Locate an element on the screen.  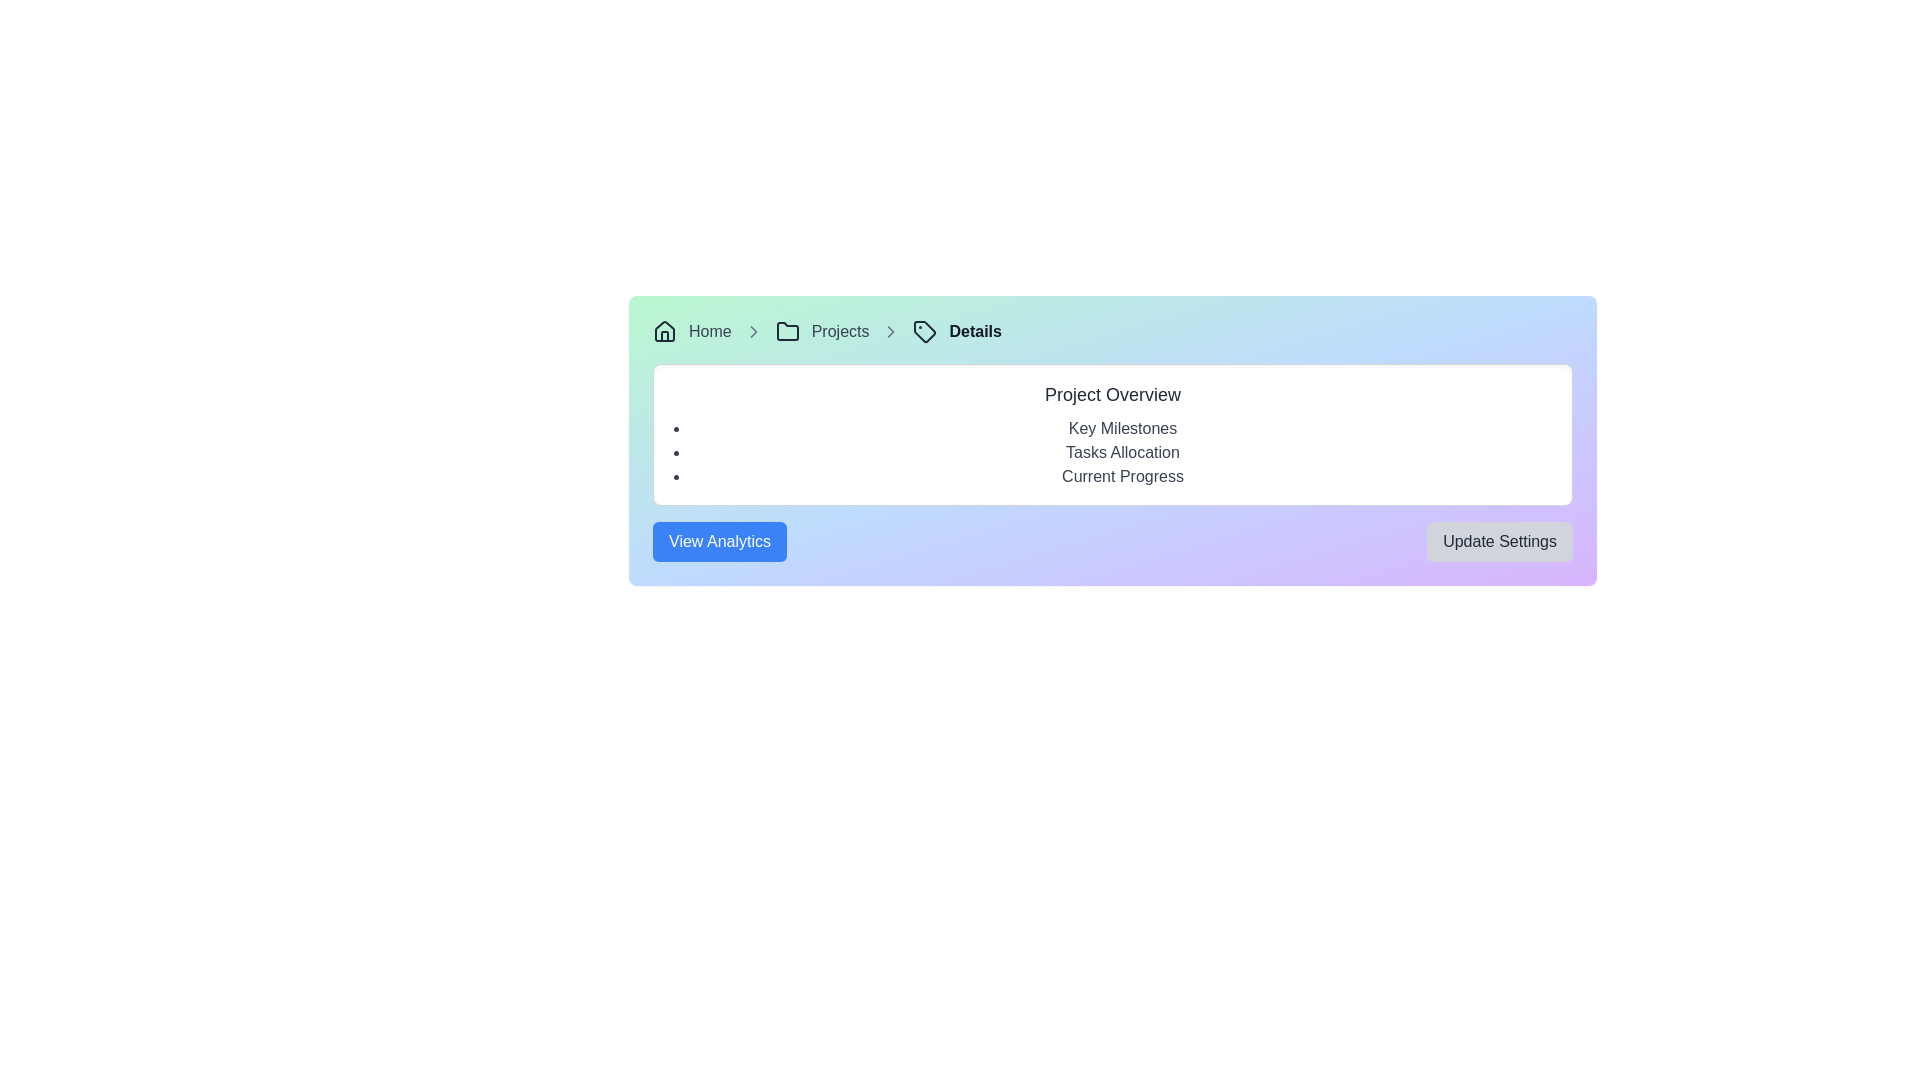
the right-pointing chevron icon in the breadcrumb navigation bar located between 'Projects' and 'Details' is located at coordinates (752, 330).